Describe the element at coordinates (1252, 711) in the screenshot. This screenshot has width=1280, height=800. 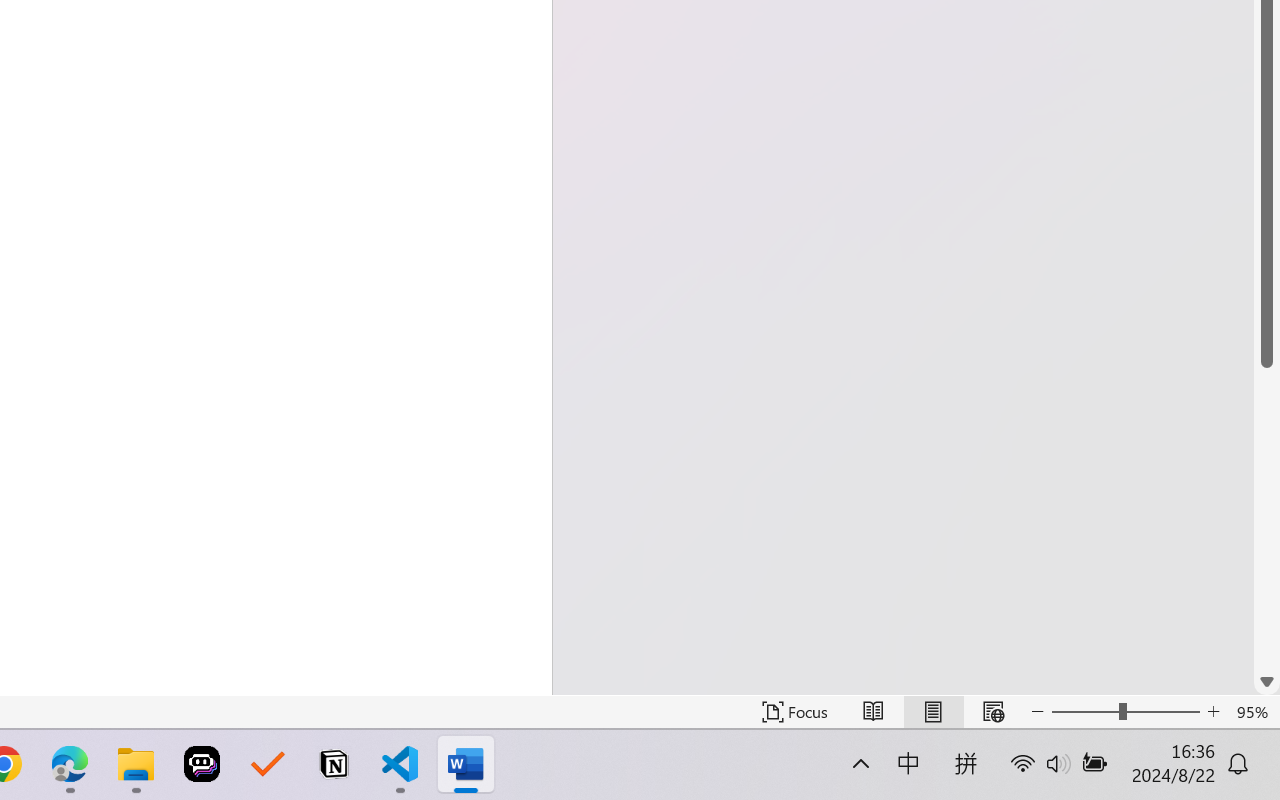
I see `'Zoom 95%'` at that location.